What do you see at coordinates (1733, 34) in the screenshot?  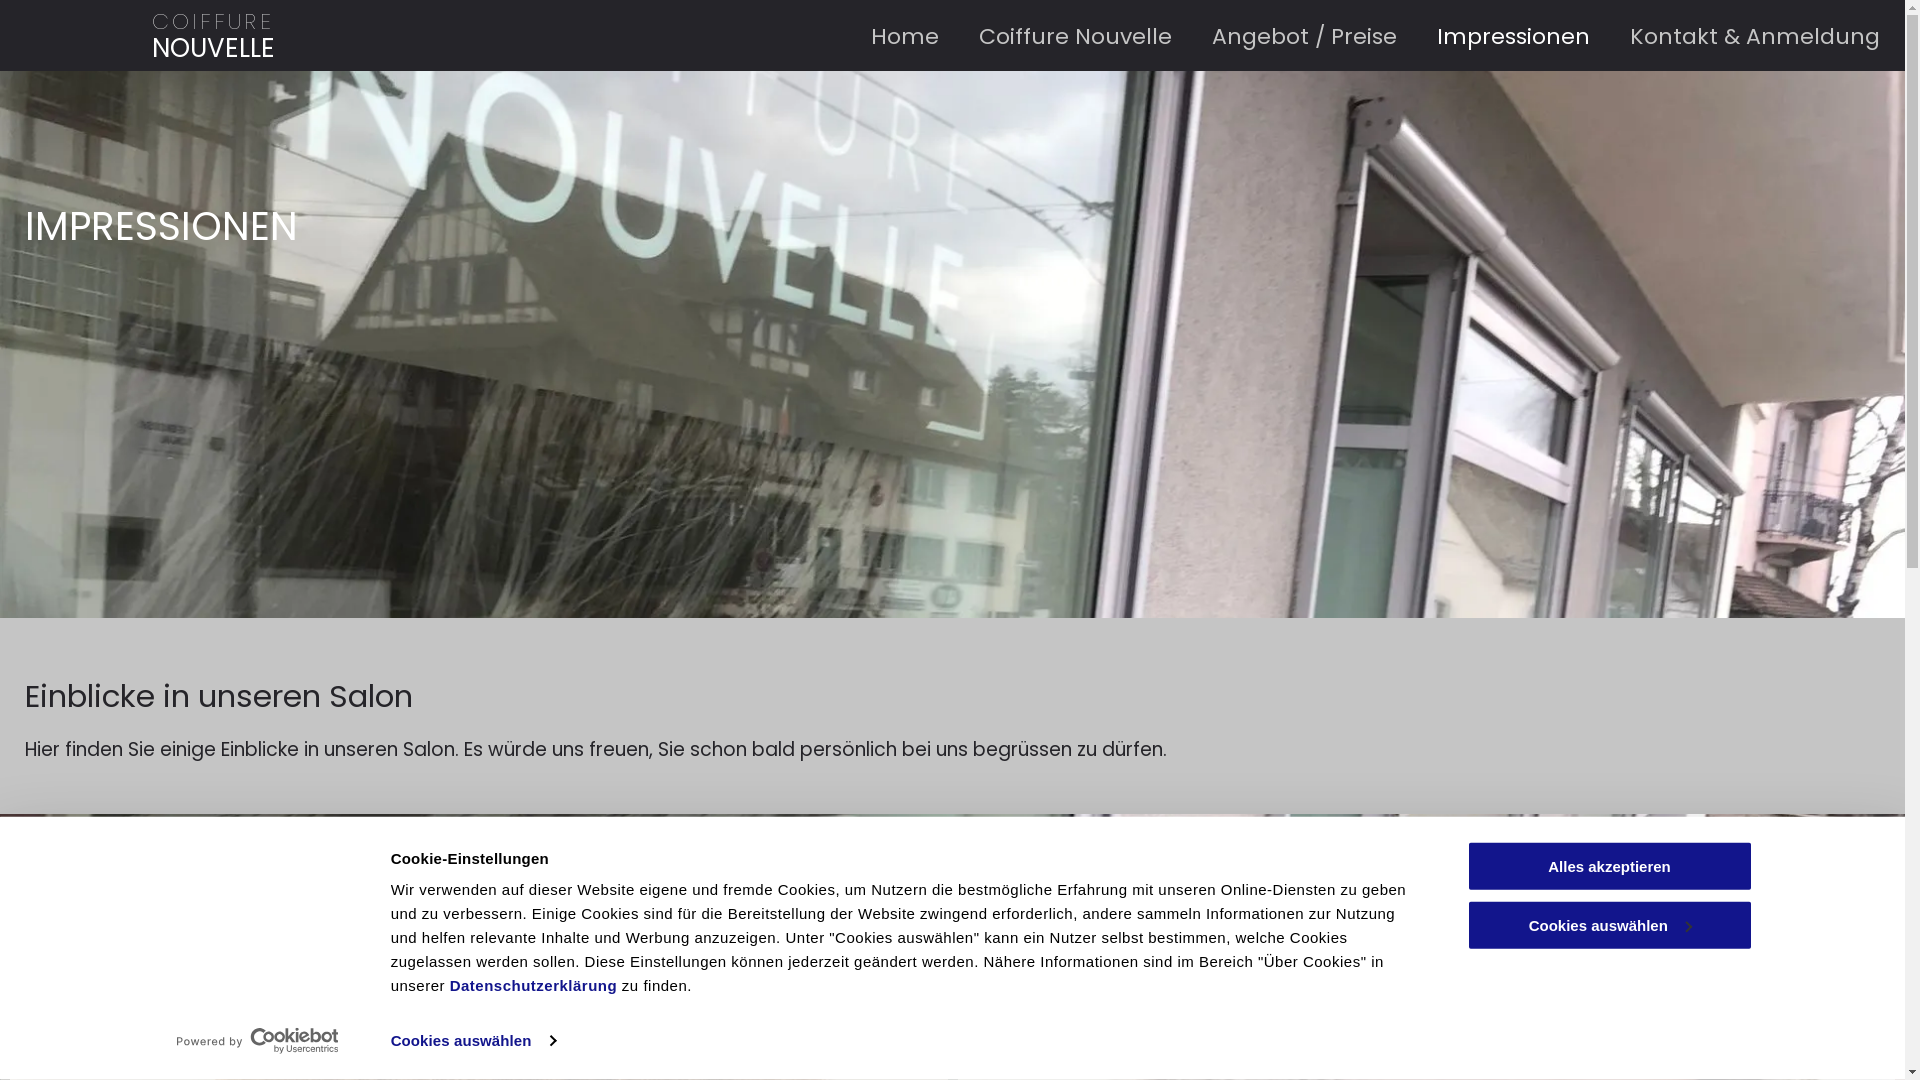 I see `'Kontakt & Anmeldung'` at bounding box center [1733, 34].